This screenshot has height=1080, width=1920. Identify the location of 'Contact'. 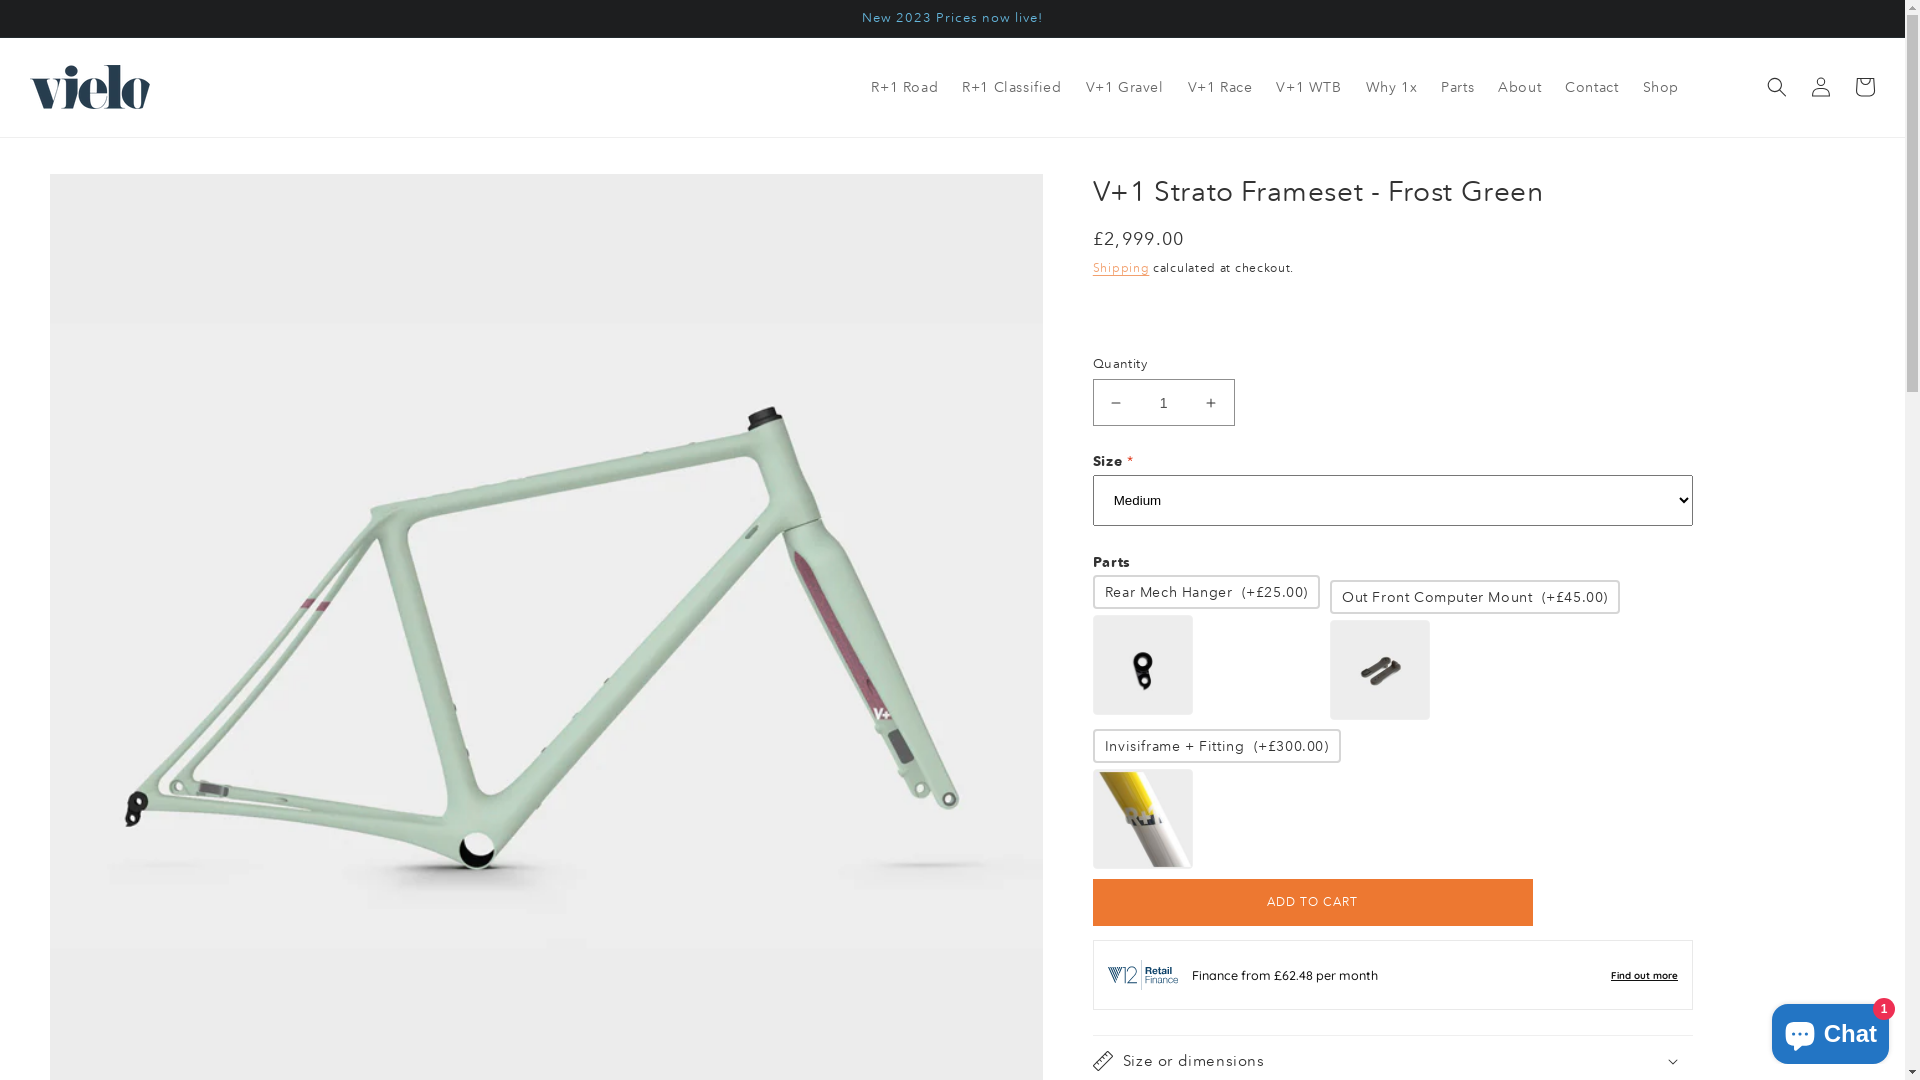
(1590, 86).